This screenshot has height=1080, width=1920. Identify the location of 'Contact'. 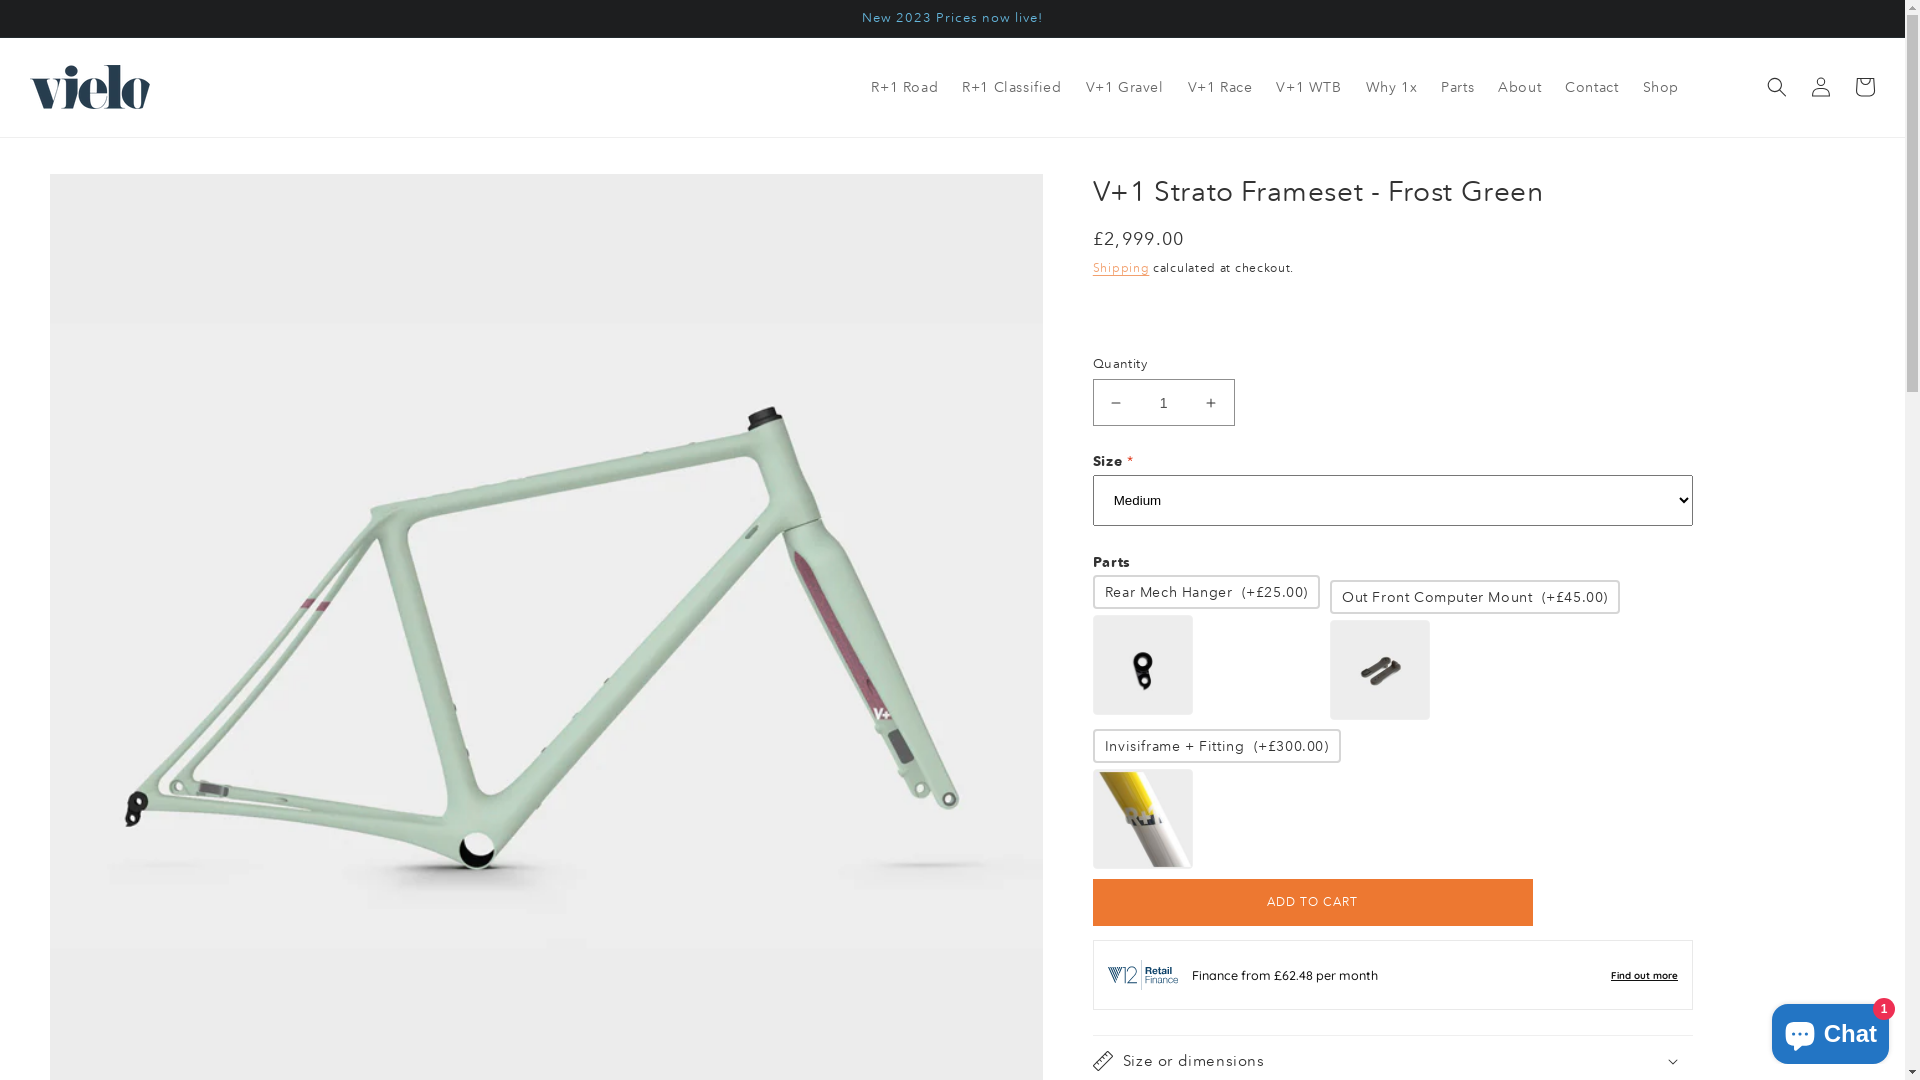
(1590, 86).